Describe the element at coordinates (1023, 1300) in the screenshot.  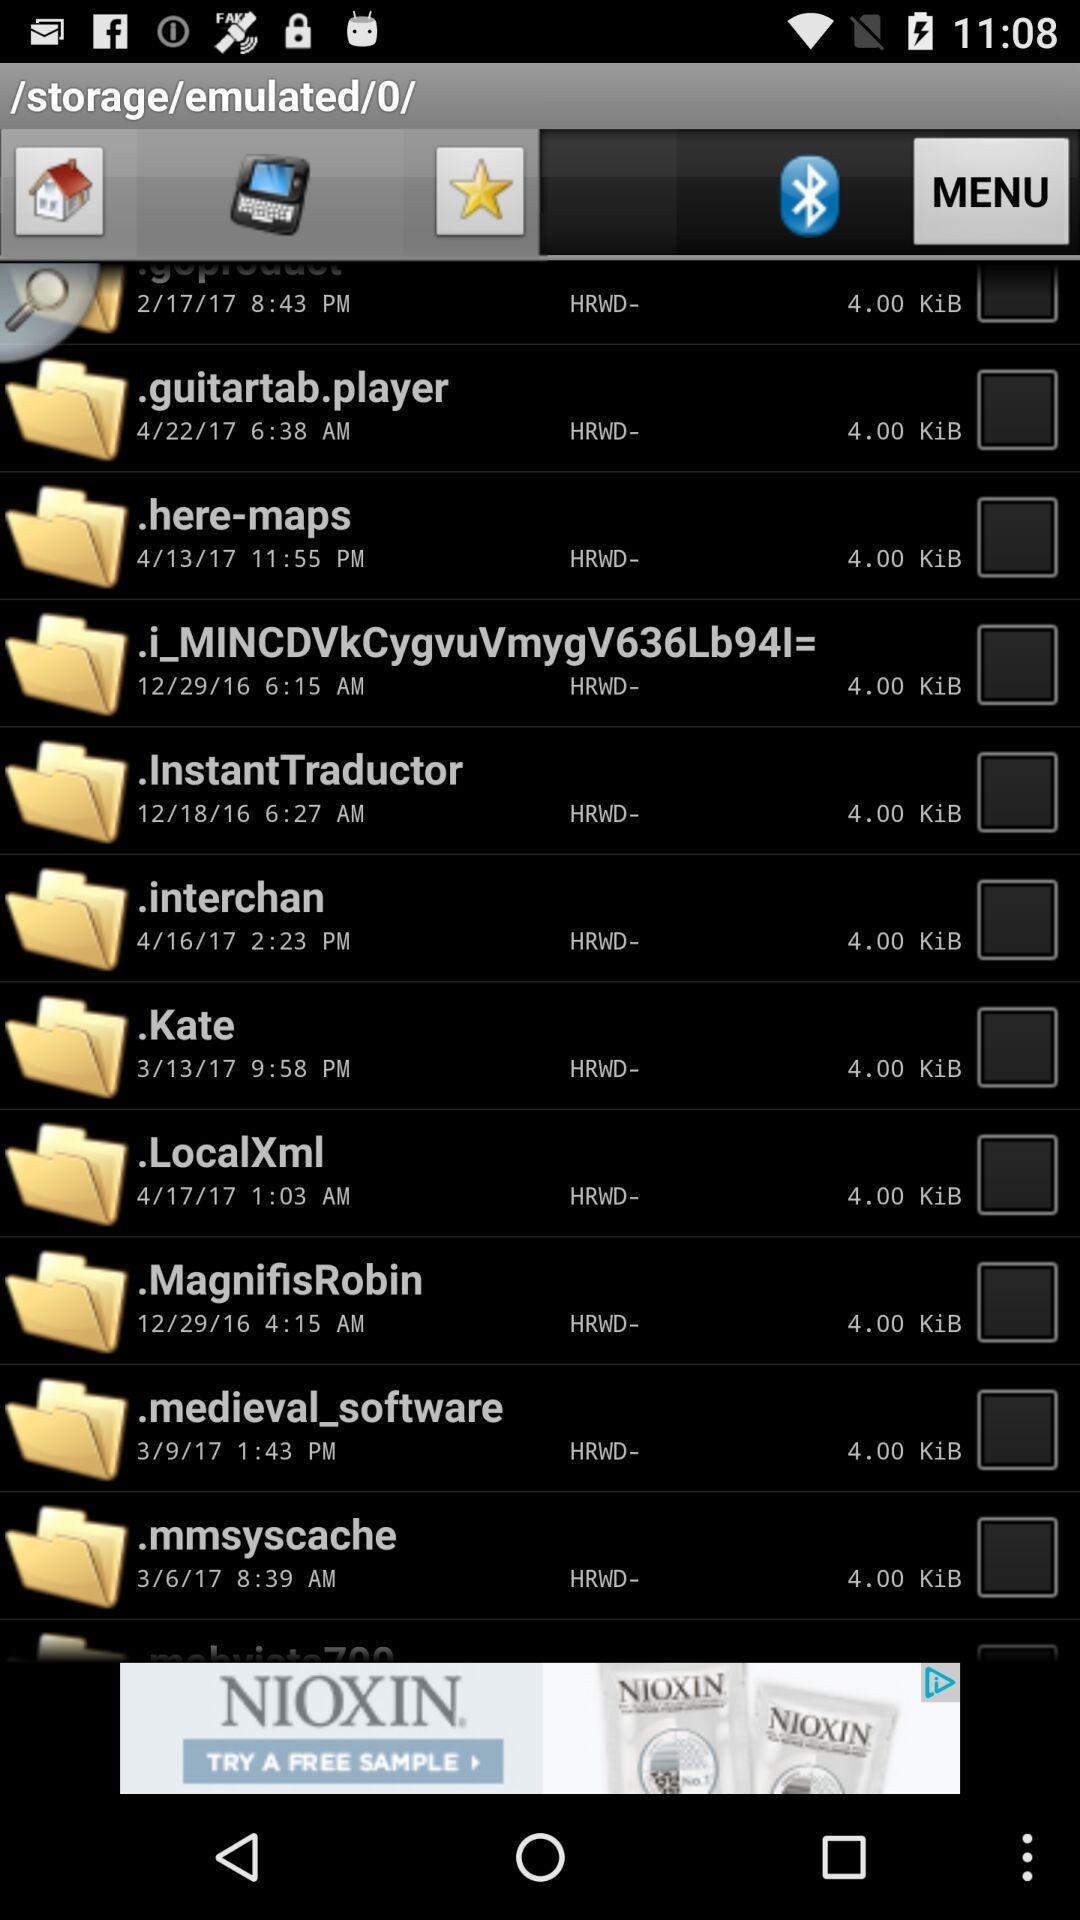
I see `check box for files in drive` at that location.